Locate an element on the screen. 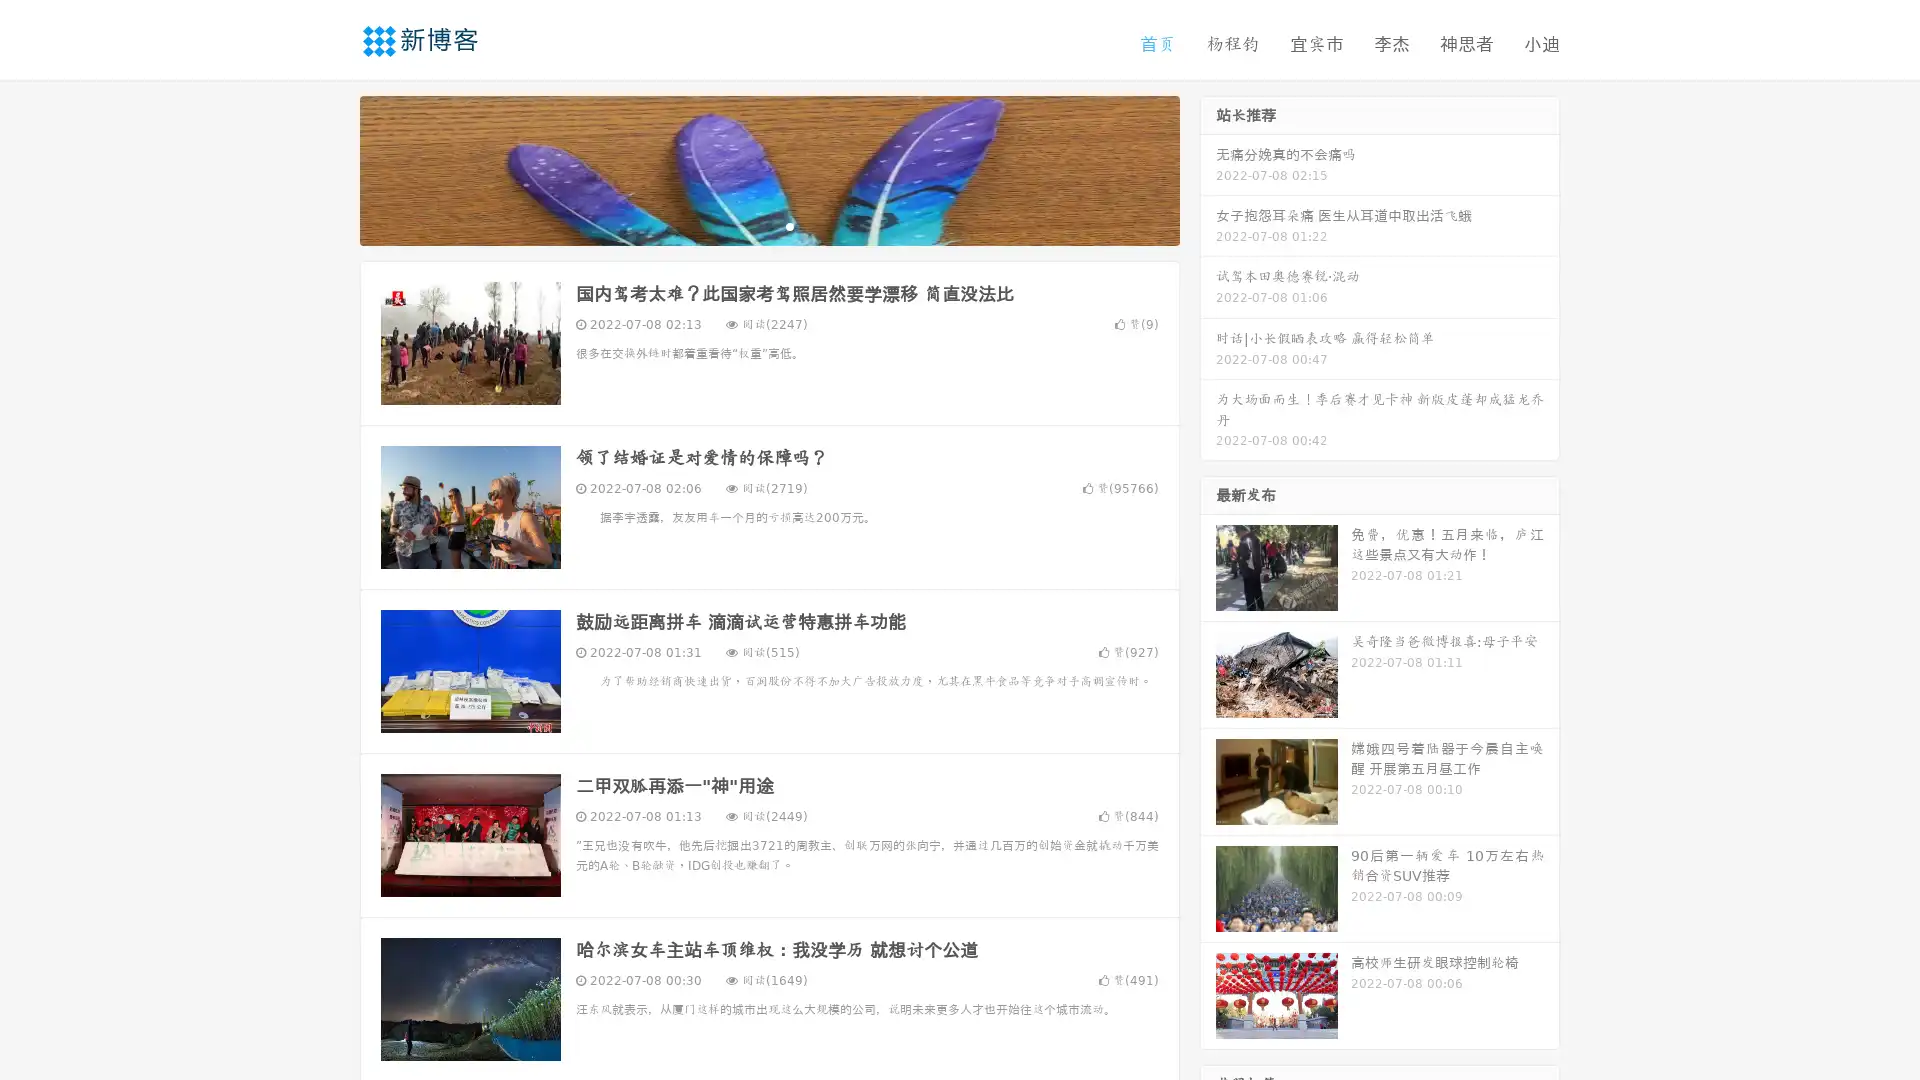 This screenshot has width=1920, height=1080. Previous slide is located at coordinates (330, 168).